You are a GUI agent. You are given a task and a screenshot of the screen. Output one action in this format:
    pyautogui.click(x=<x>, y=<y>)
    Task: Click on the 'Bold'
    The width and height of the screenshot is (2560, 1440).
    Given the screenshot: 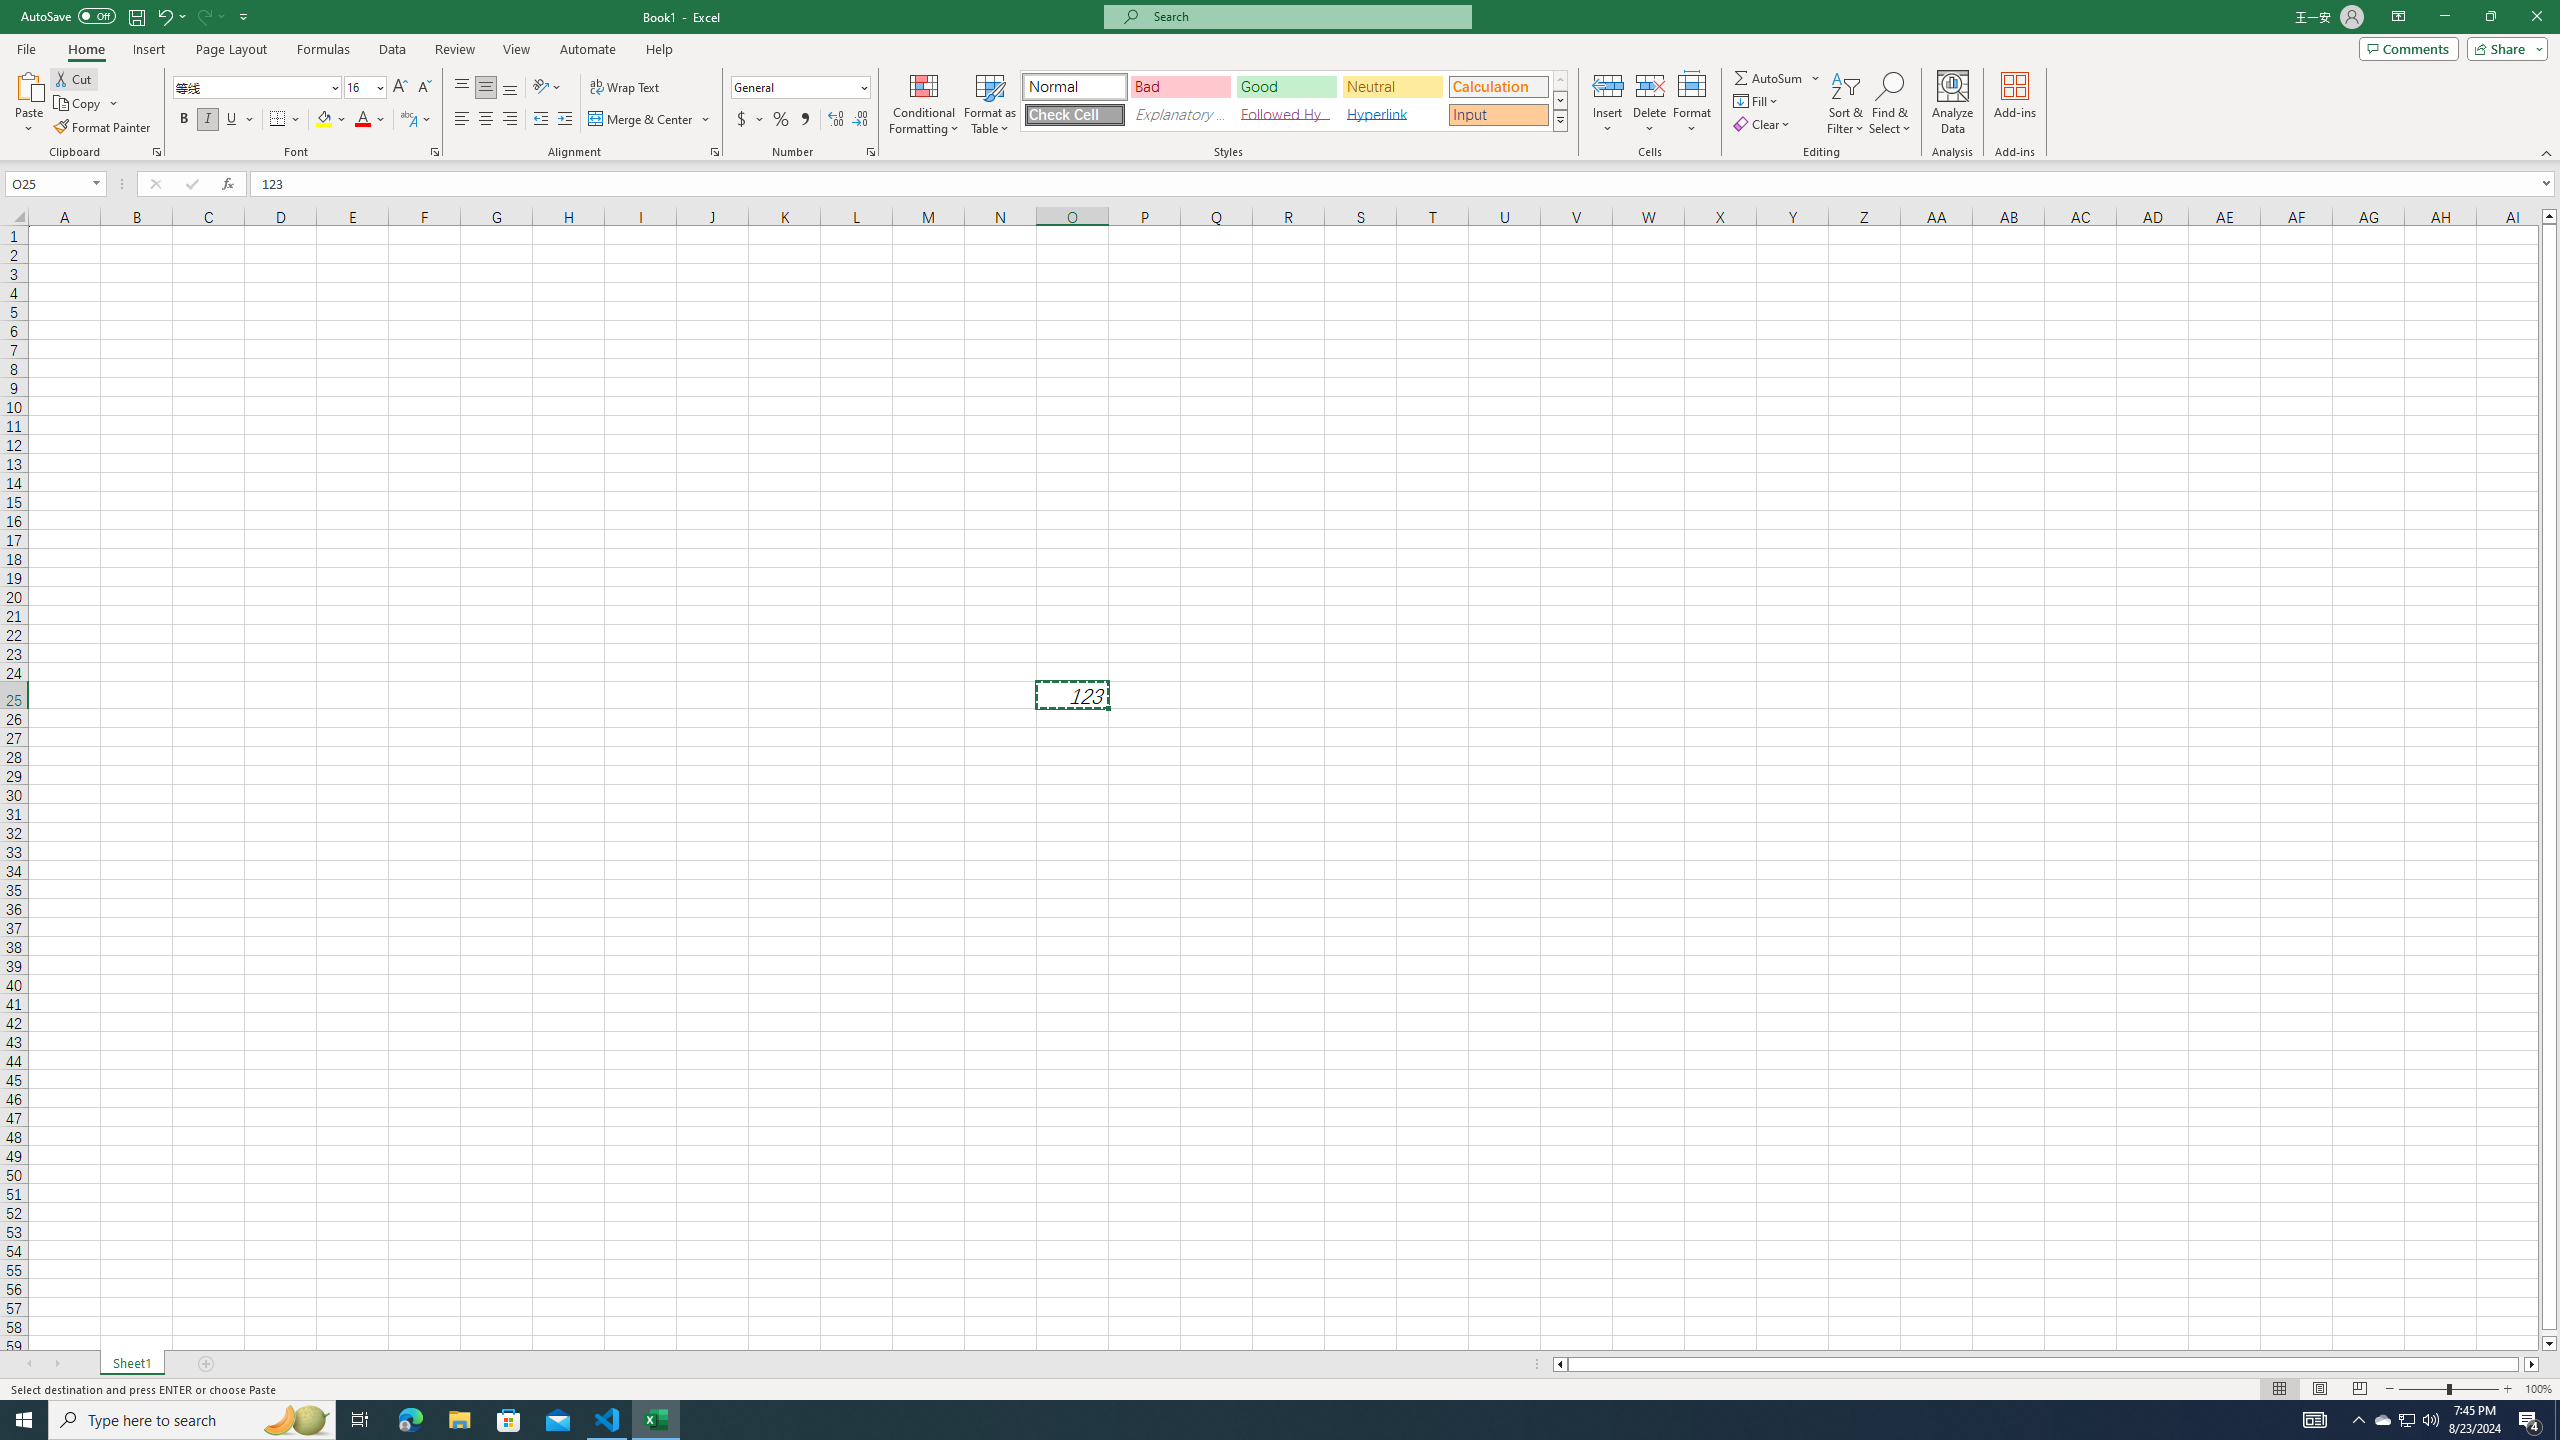 What is the action you would take?
    pyautogui.click(x=183, y=118)
    